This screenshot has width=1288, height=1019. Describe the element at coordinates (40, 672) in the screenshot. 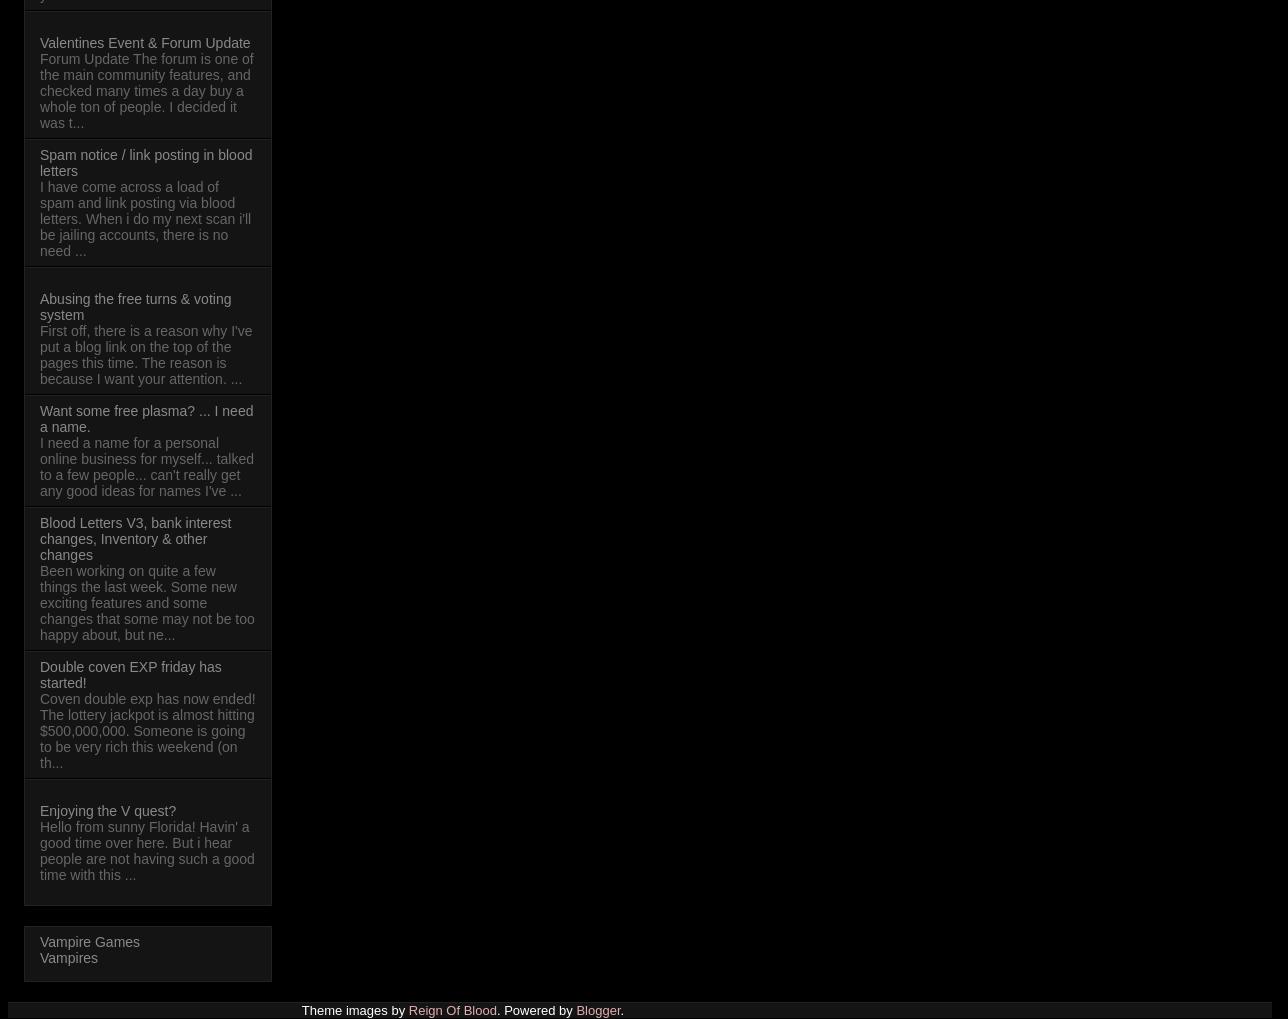

I see `'Double coven EXP friday has started!'` at that location.